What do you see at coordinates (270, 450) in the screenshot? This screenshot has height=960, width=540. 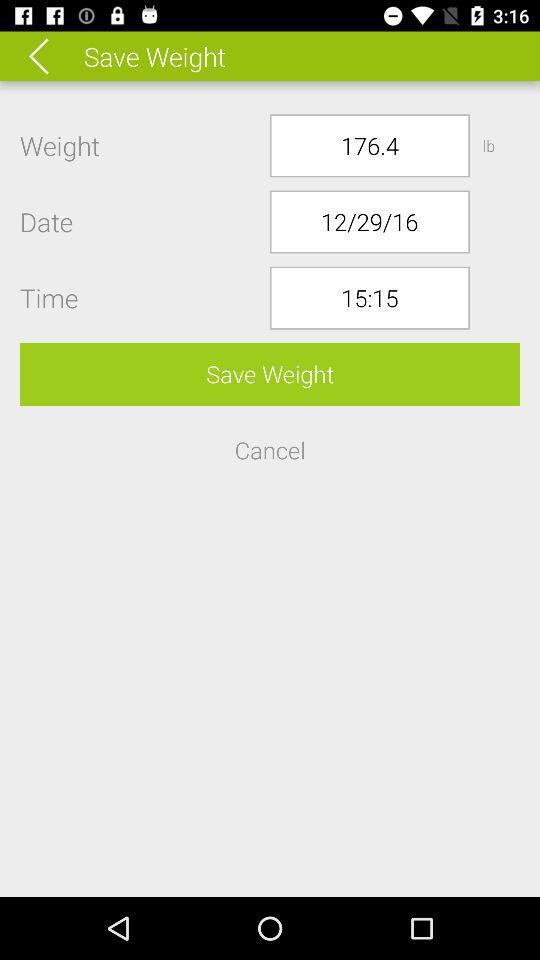 I see `the button below the save weight button` at bounding box center [270, 450].